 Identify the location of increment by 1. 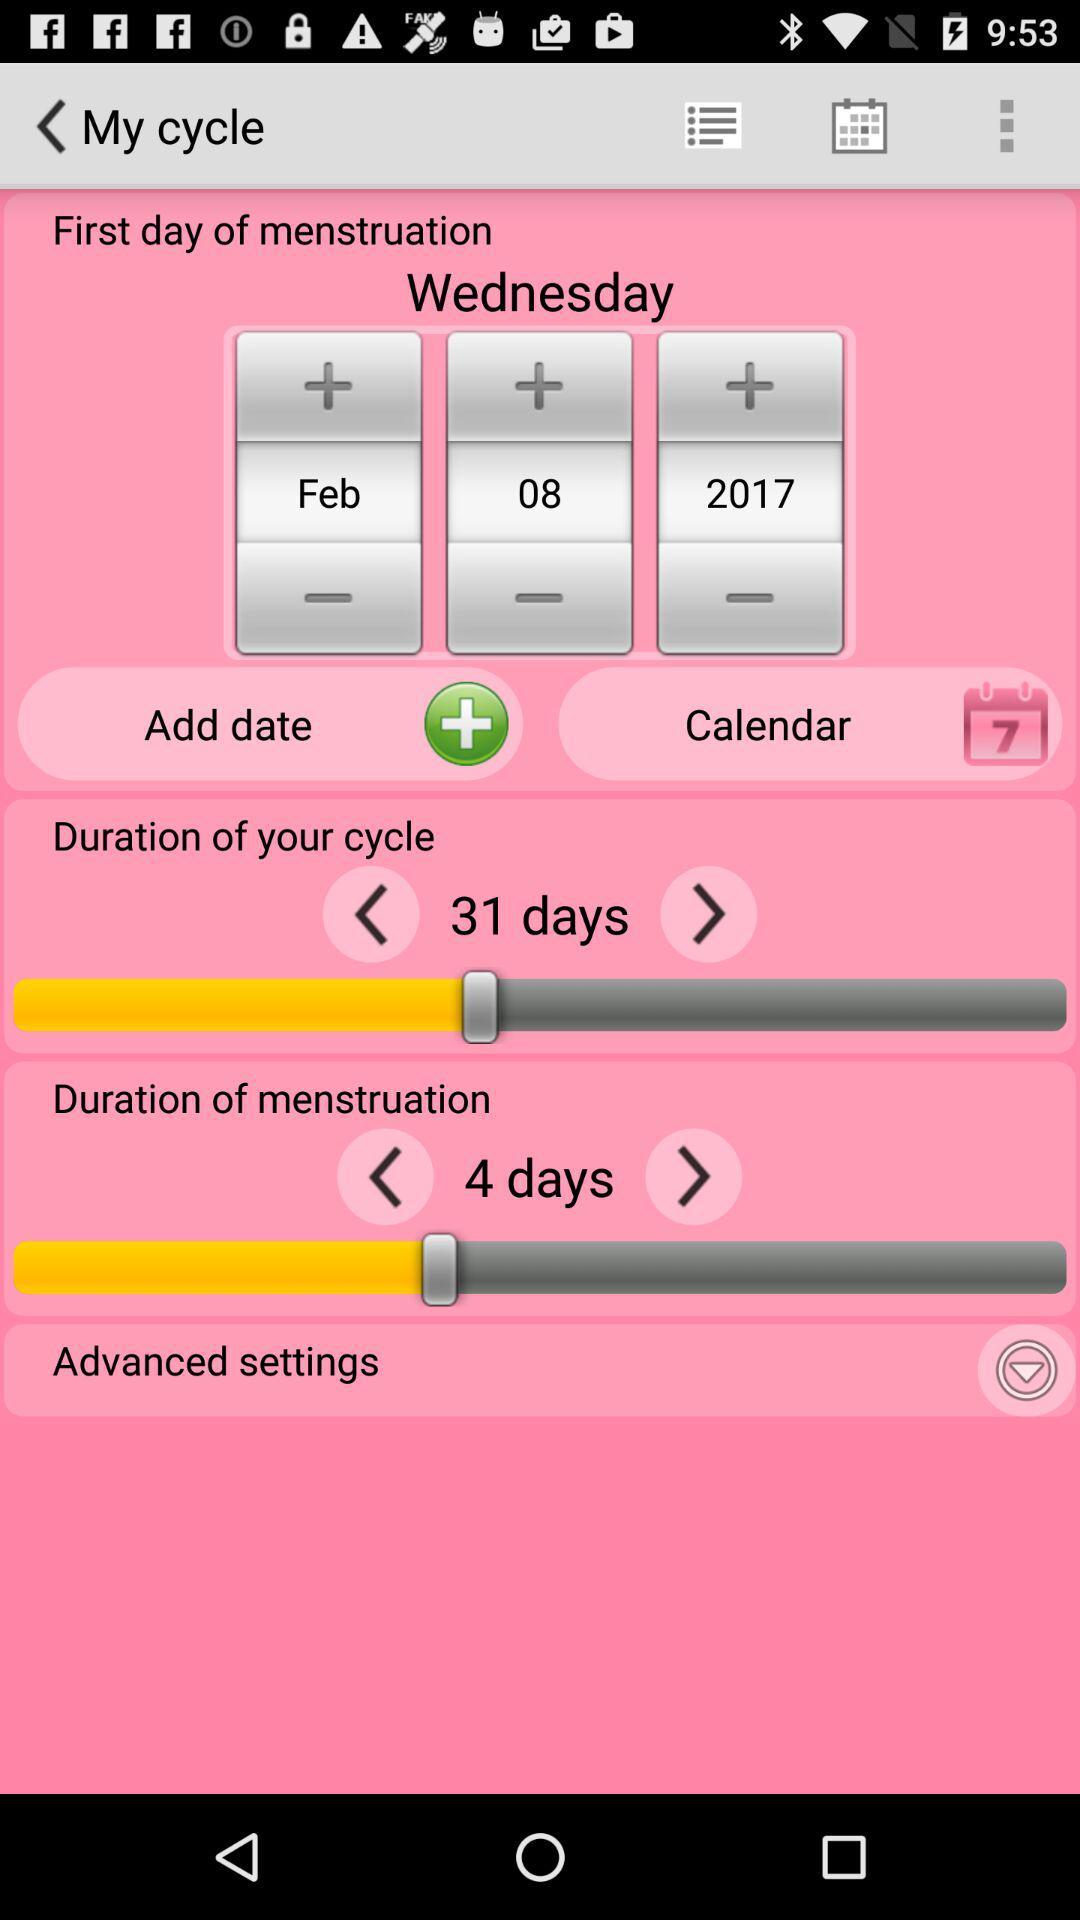
(692, 1176).